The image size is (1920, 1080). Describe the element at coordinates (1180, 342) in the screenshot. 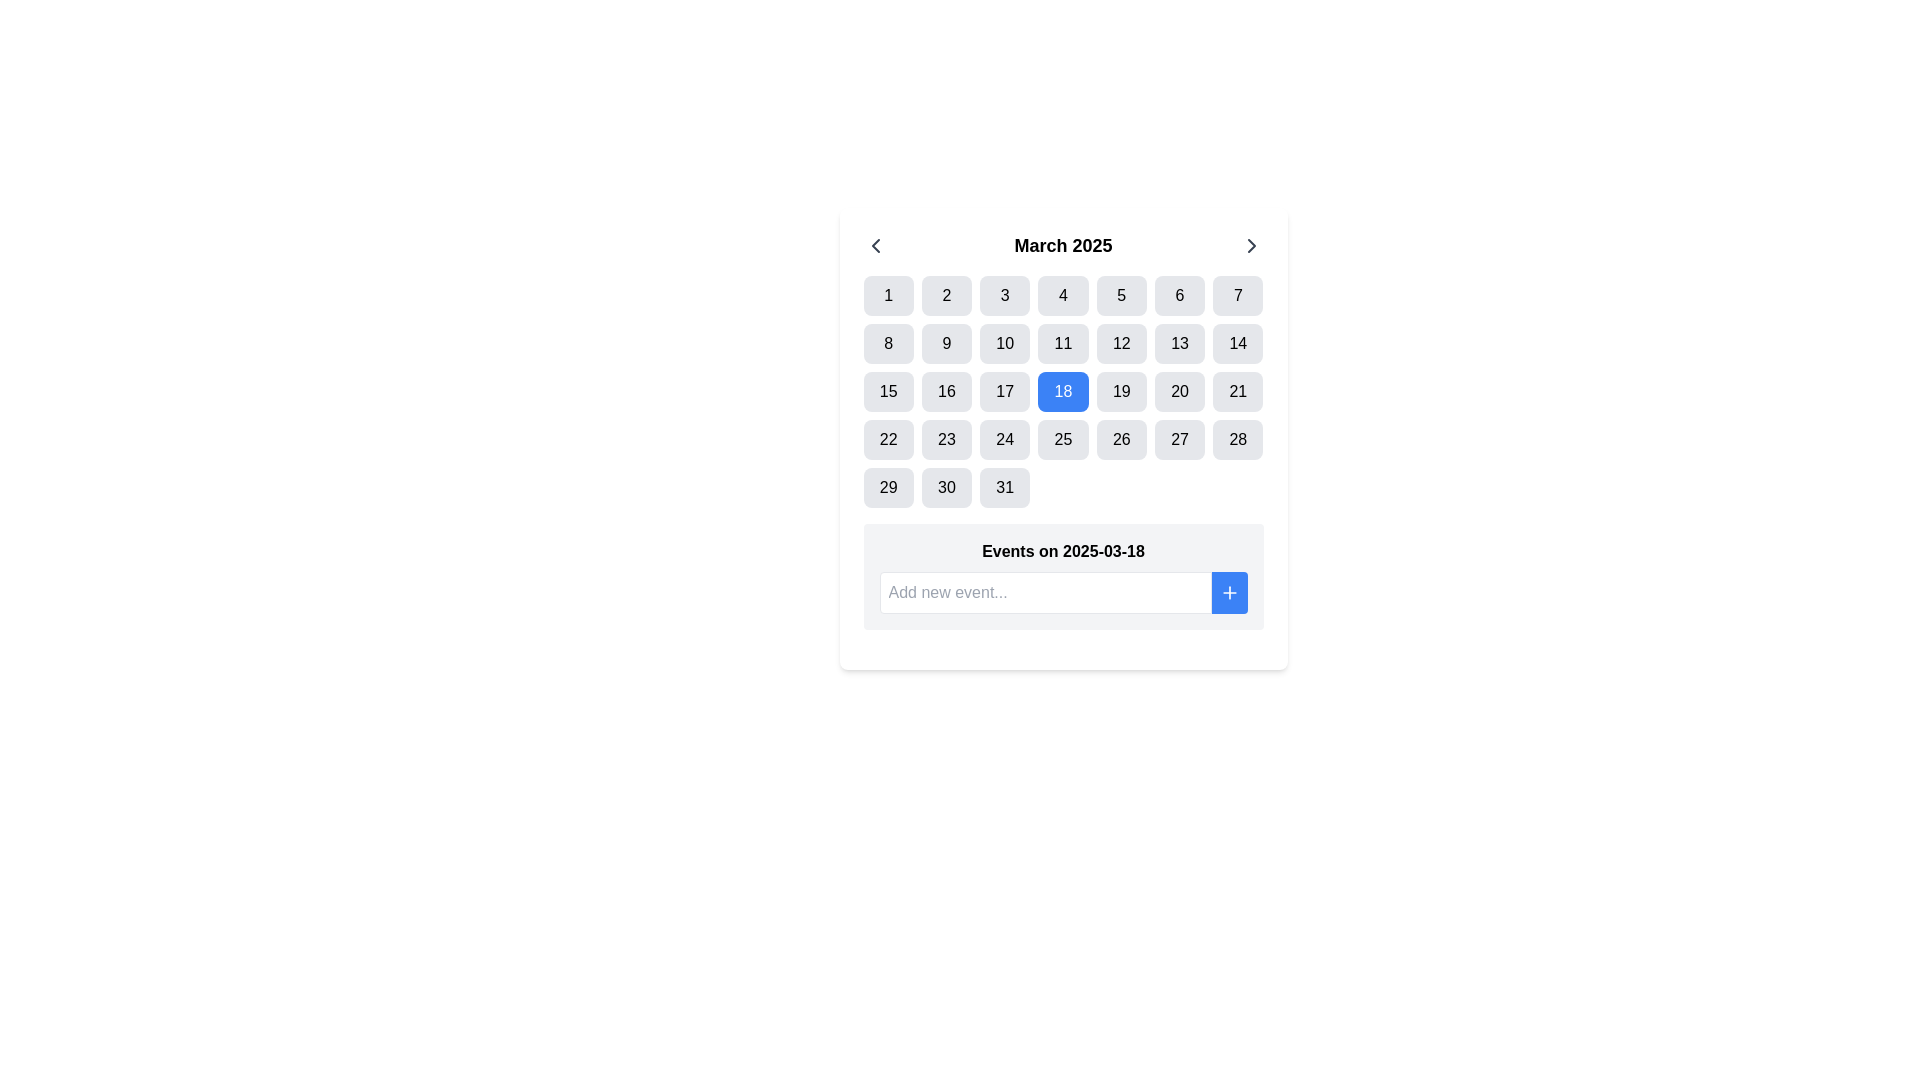

I see `the button labeled '13'` at that location.